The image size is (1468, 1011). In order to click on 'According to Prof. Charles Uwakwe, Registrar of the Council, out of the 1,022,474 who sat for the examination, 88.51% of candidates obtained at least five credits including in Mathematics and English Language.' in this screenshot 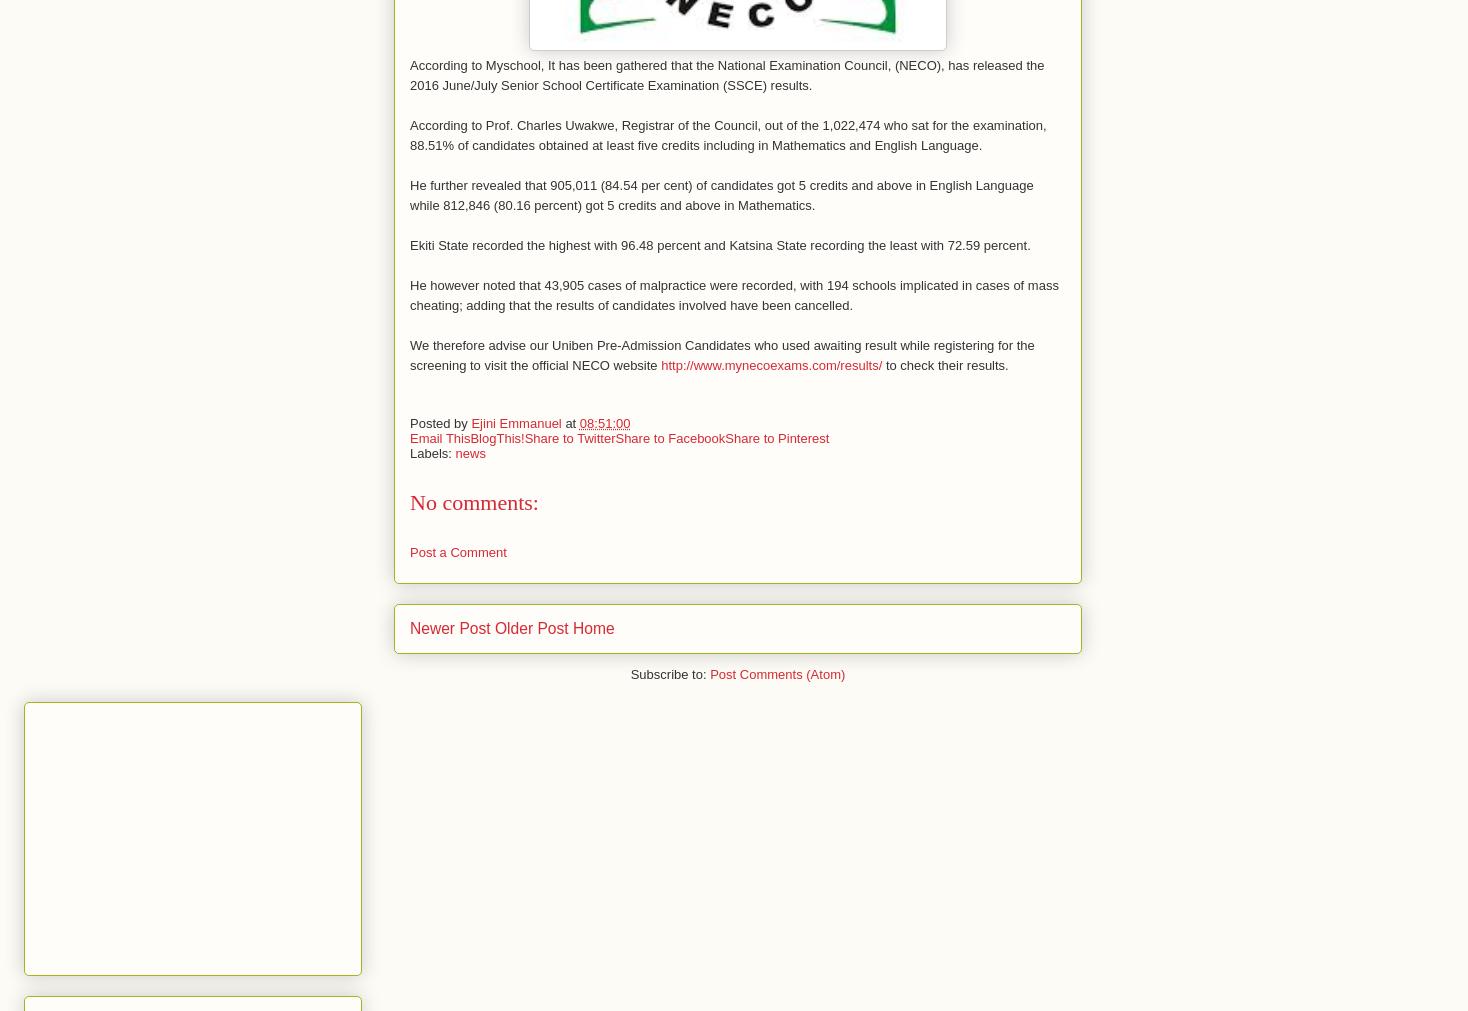, I will do `click(727, 134)`.